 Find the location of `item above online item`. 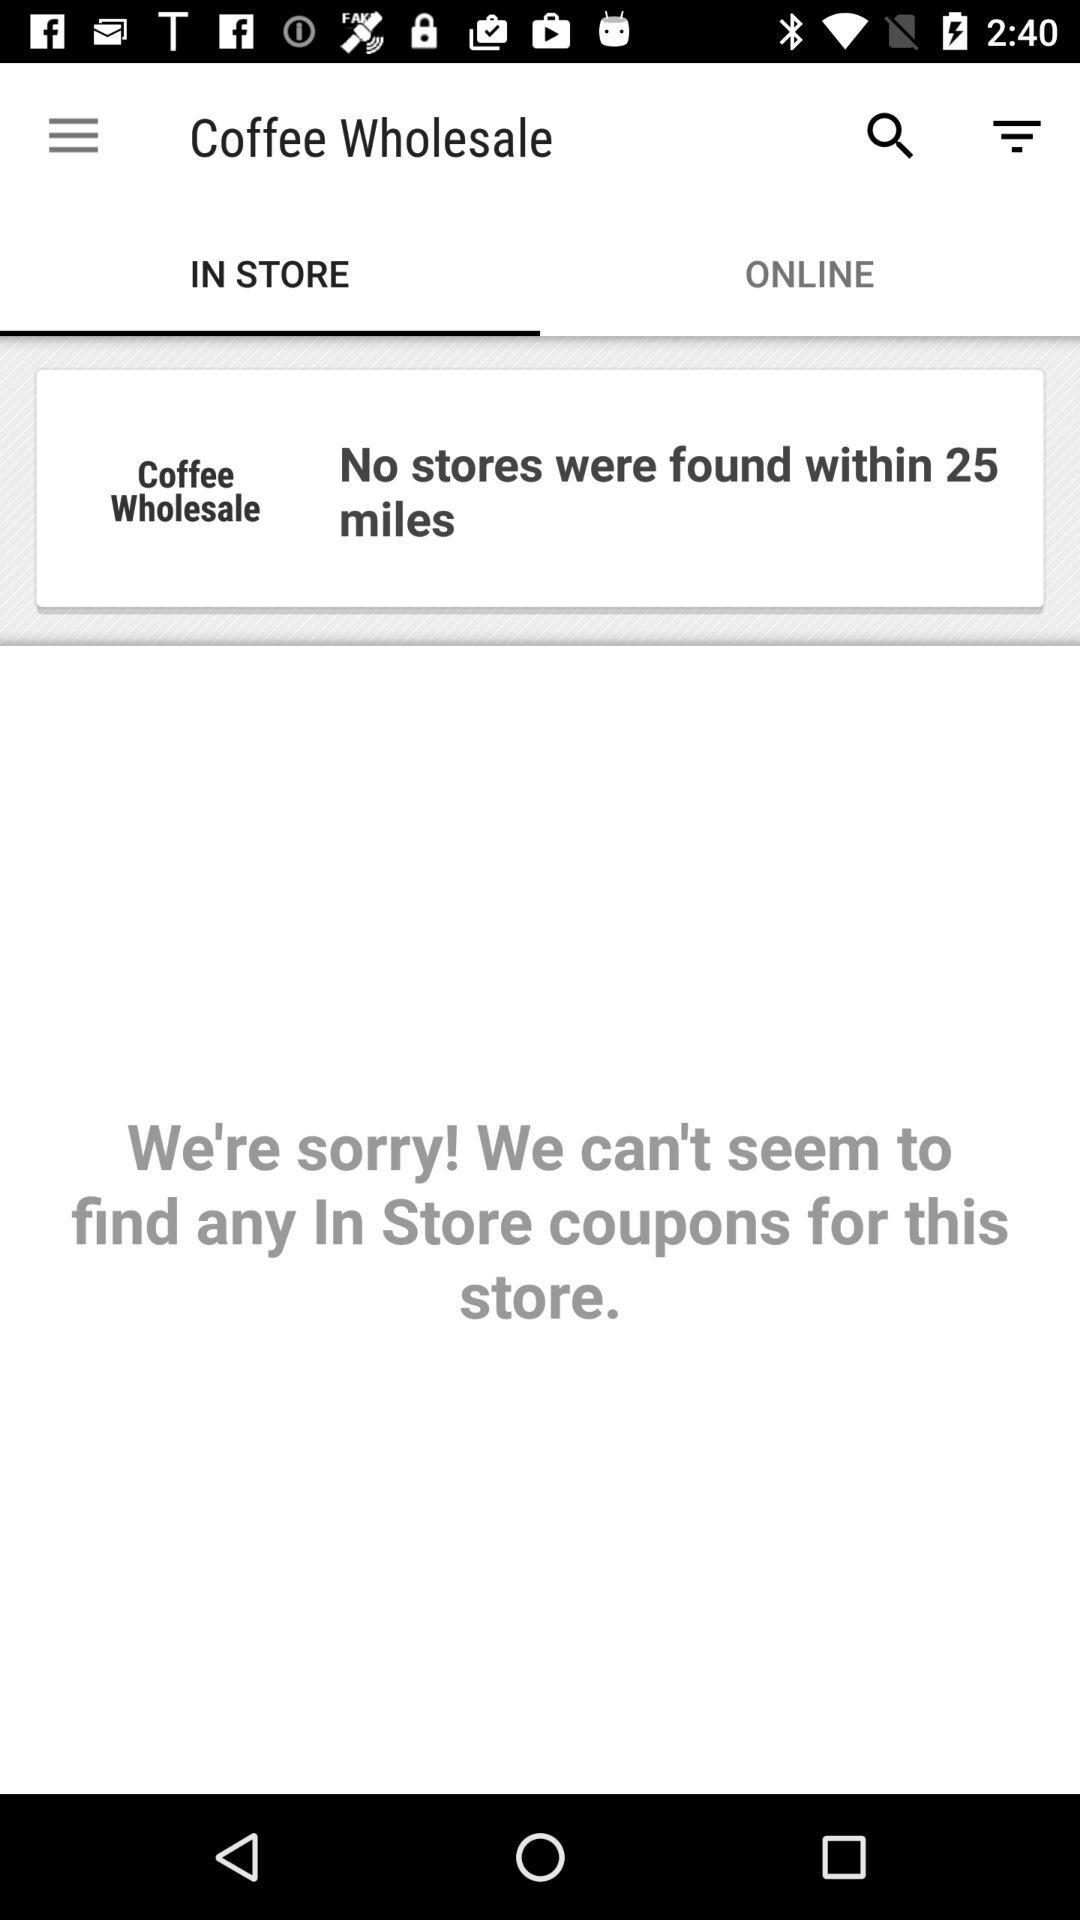

item above online item is located at coordinates (890, 135).